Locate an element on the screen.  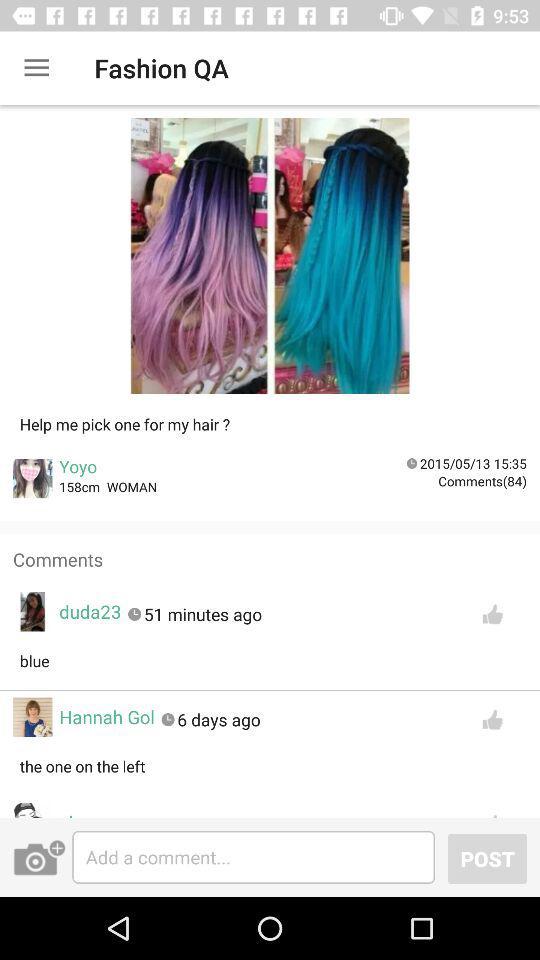
like button is located at coordinates (491, 613).